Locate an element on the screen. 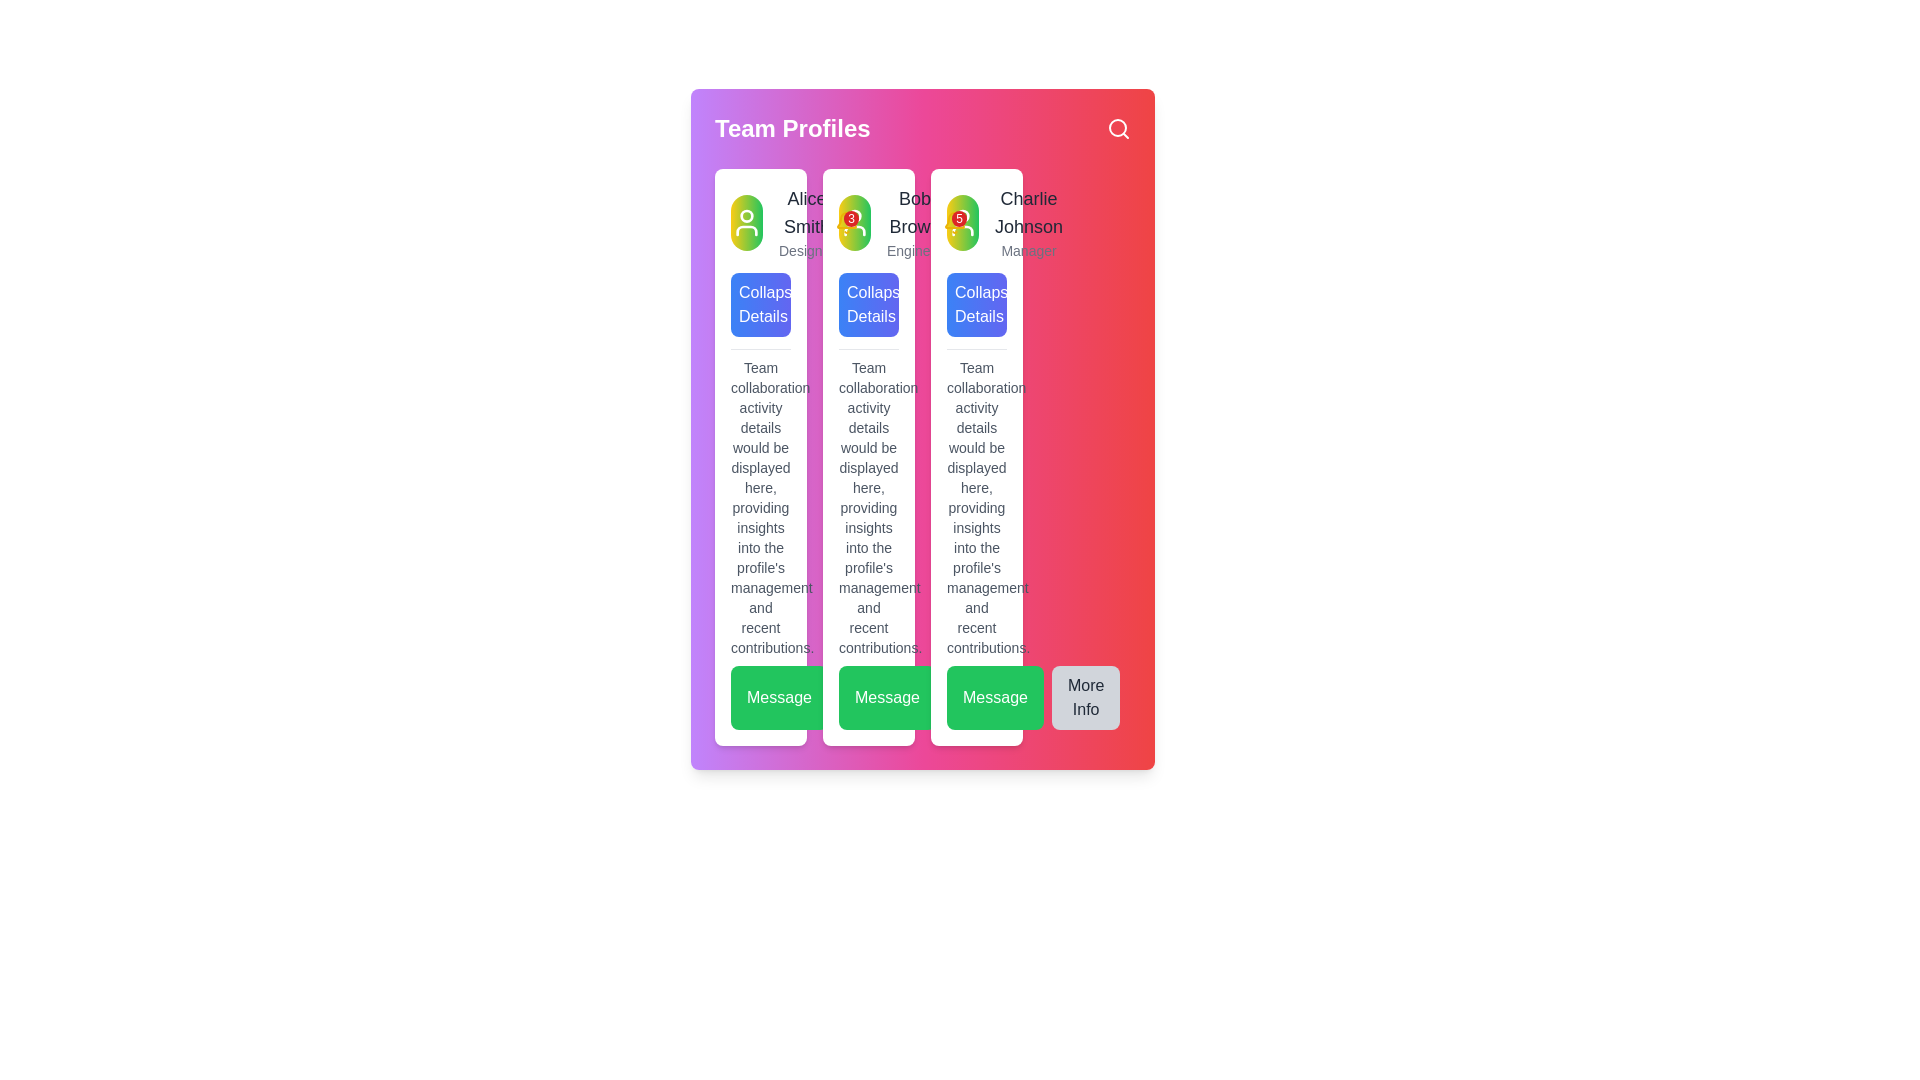 The image size is (1920, 1080). the small circular SVG element that represents a user profile image, located at the center of the second card in the team profile dashboard is located at coordinates (854, 216).